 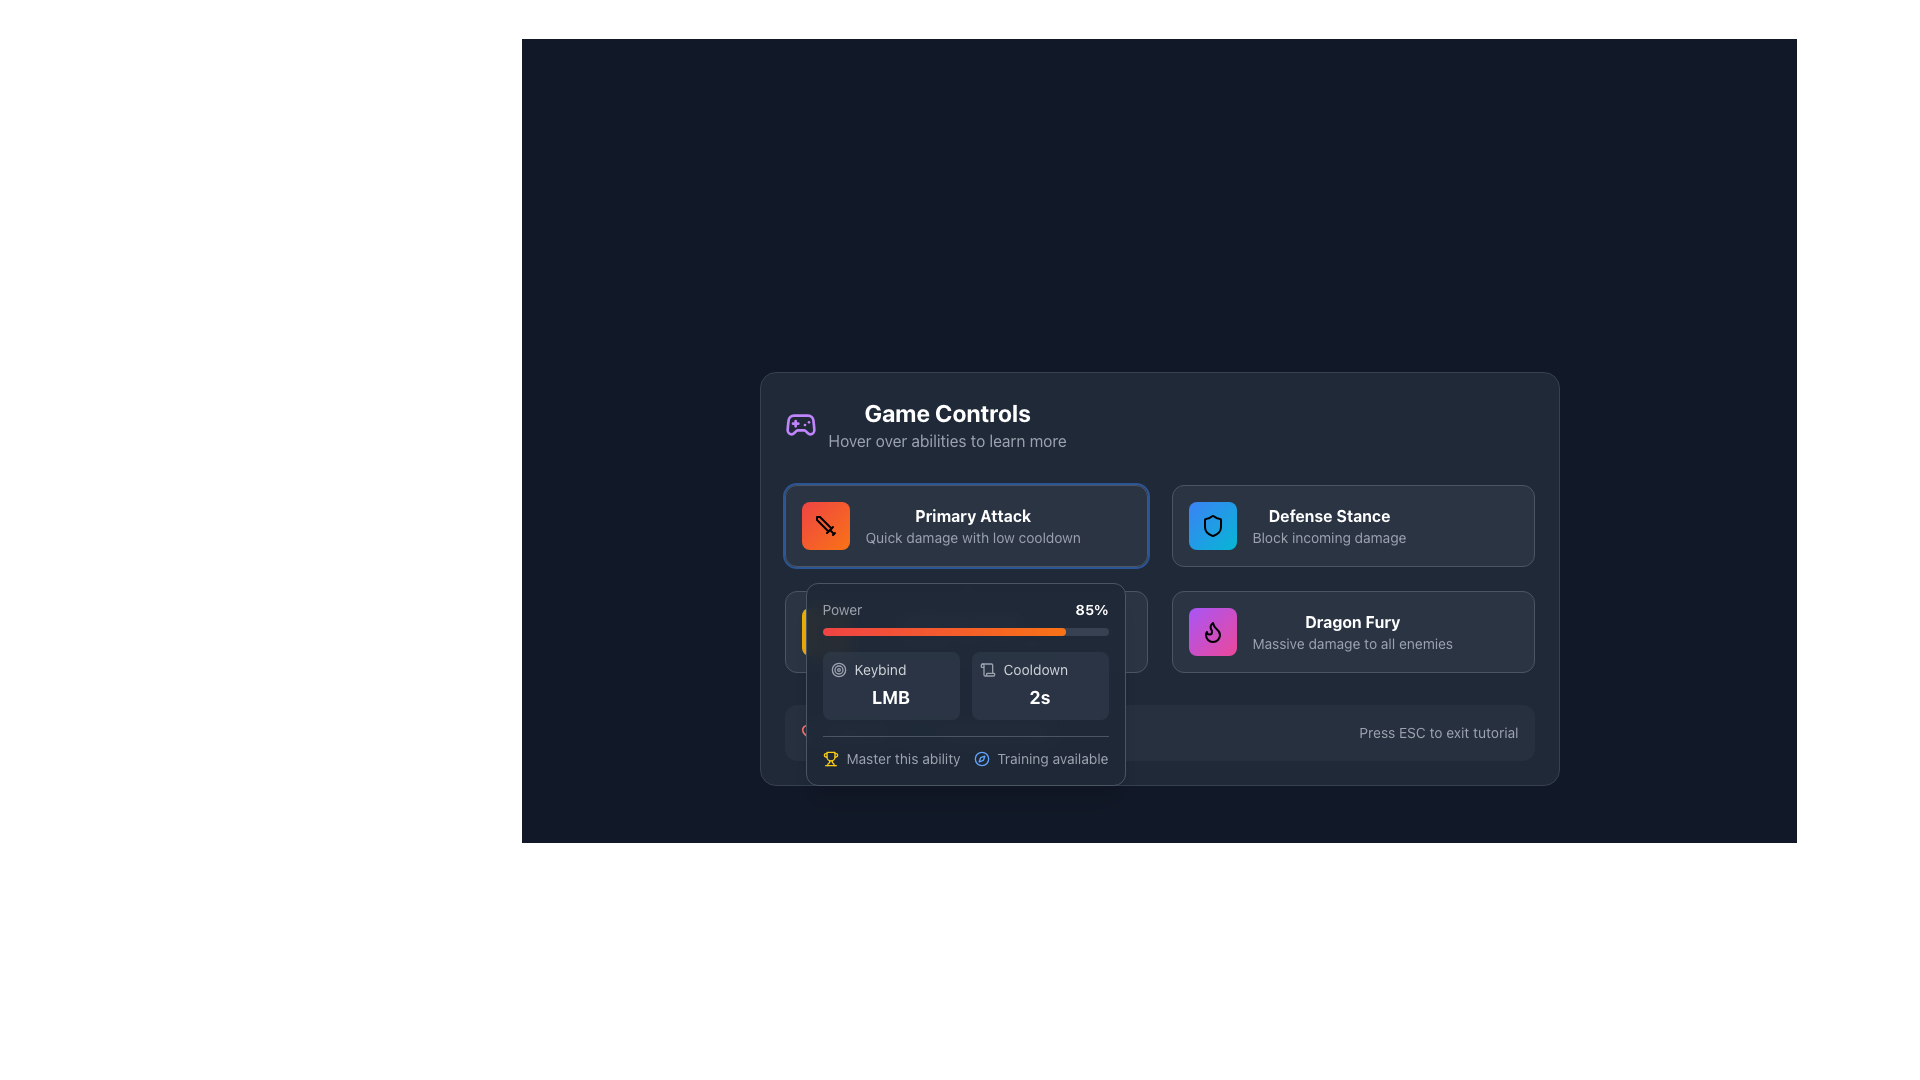 What do you see at coordinates (890, 670) in the screenshot?
I see `the Label with accompanying icon that indicates the keybinding for a specific action, positioned in the bottom section of the 'Power' panel, above the bold text 'LMB'` at bounding box center [890, 670].